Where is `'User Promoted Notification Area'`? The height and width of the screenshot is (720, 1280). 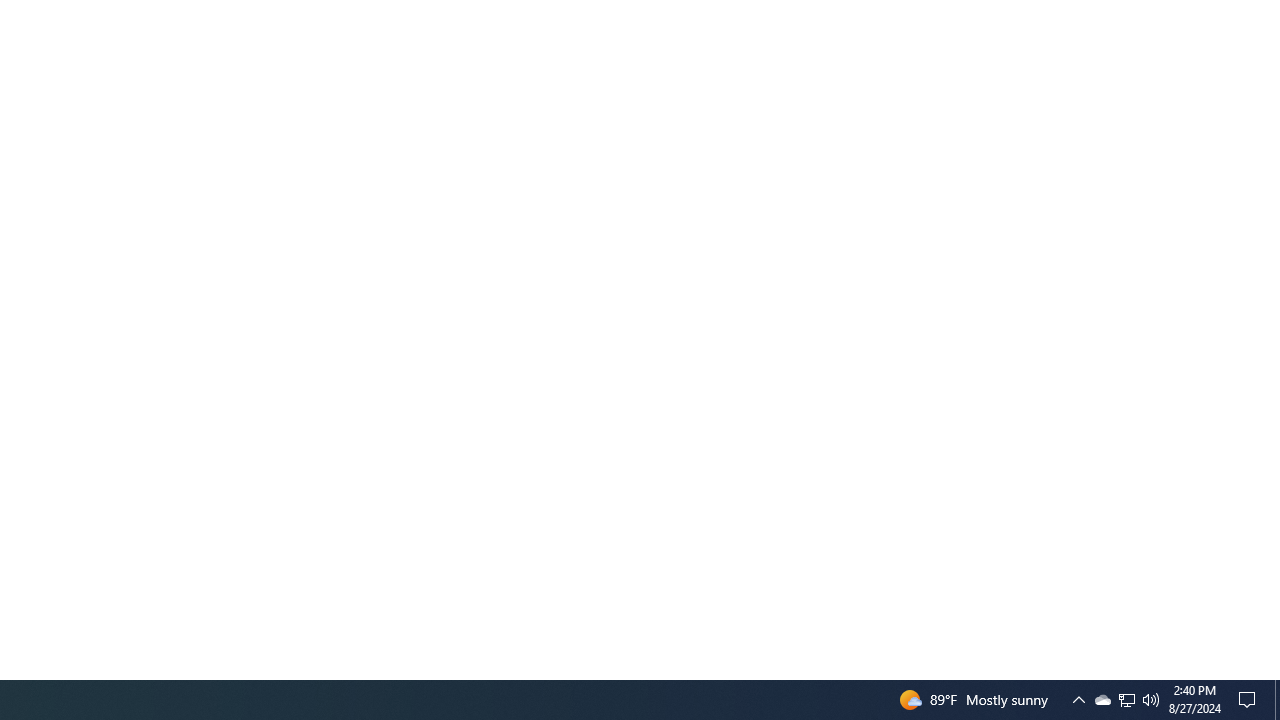 'User Promoted Notification Area' is located at coordinates (1127, 698).